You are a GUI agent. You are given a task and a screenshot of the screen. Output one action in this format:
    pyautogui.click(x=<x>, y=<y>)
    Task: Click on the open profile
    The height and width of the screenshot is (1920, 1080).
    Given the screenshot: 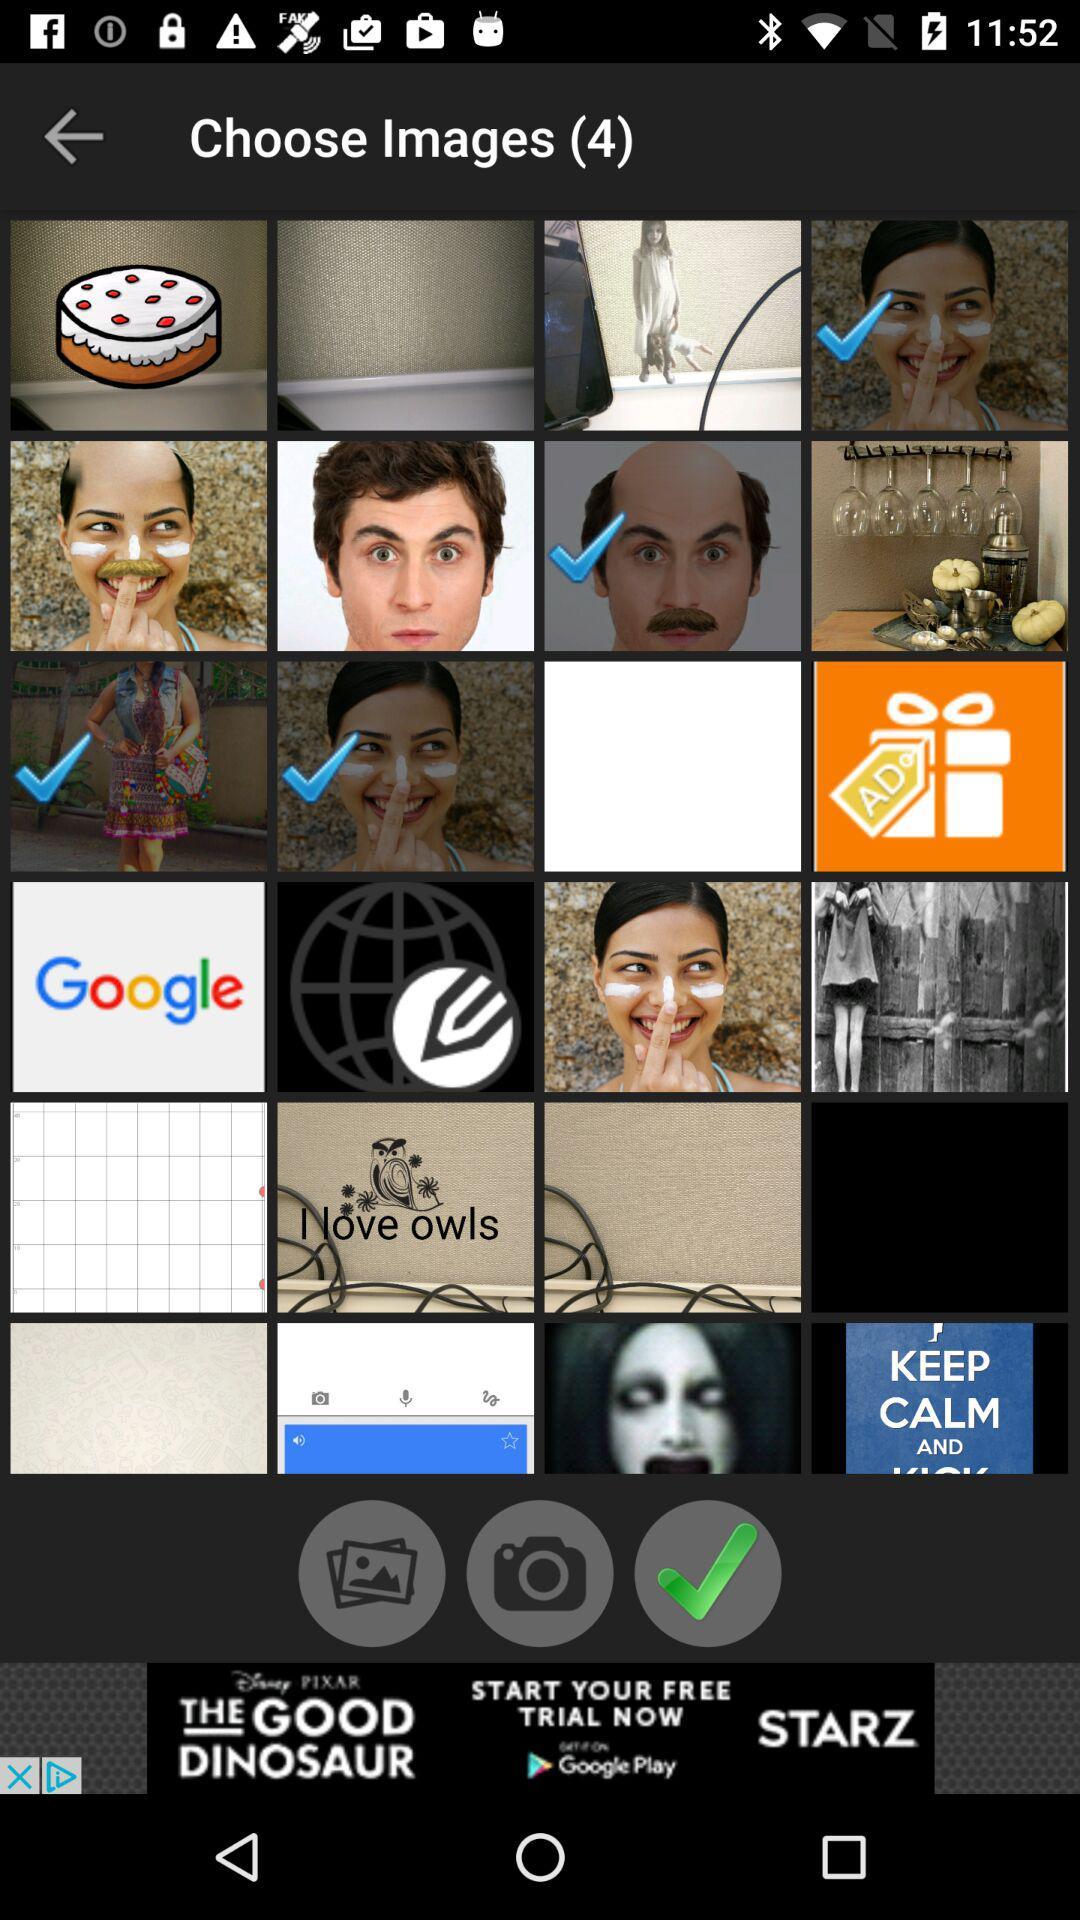 What is the action you would take?
    pyautogui.click(x=672, y=765)
    